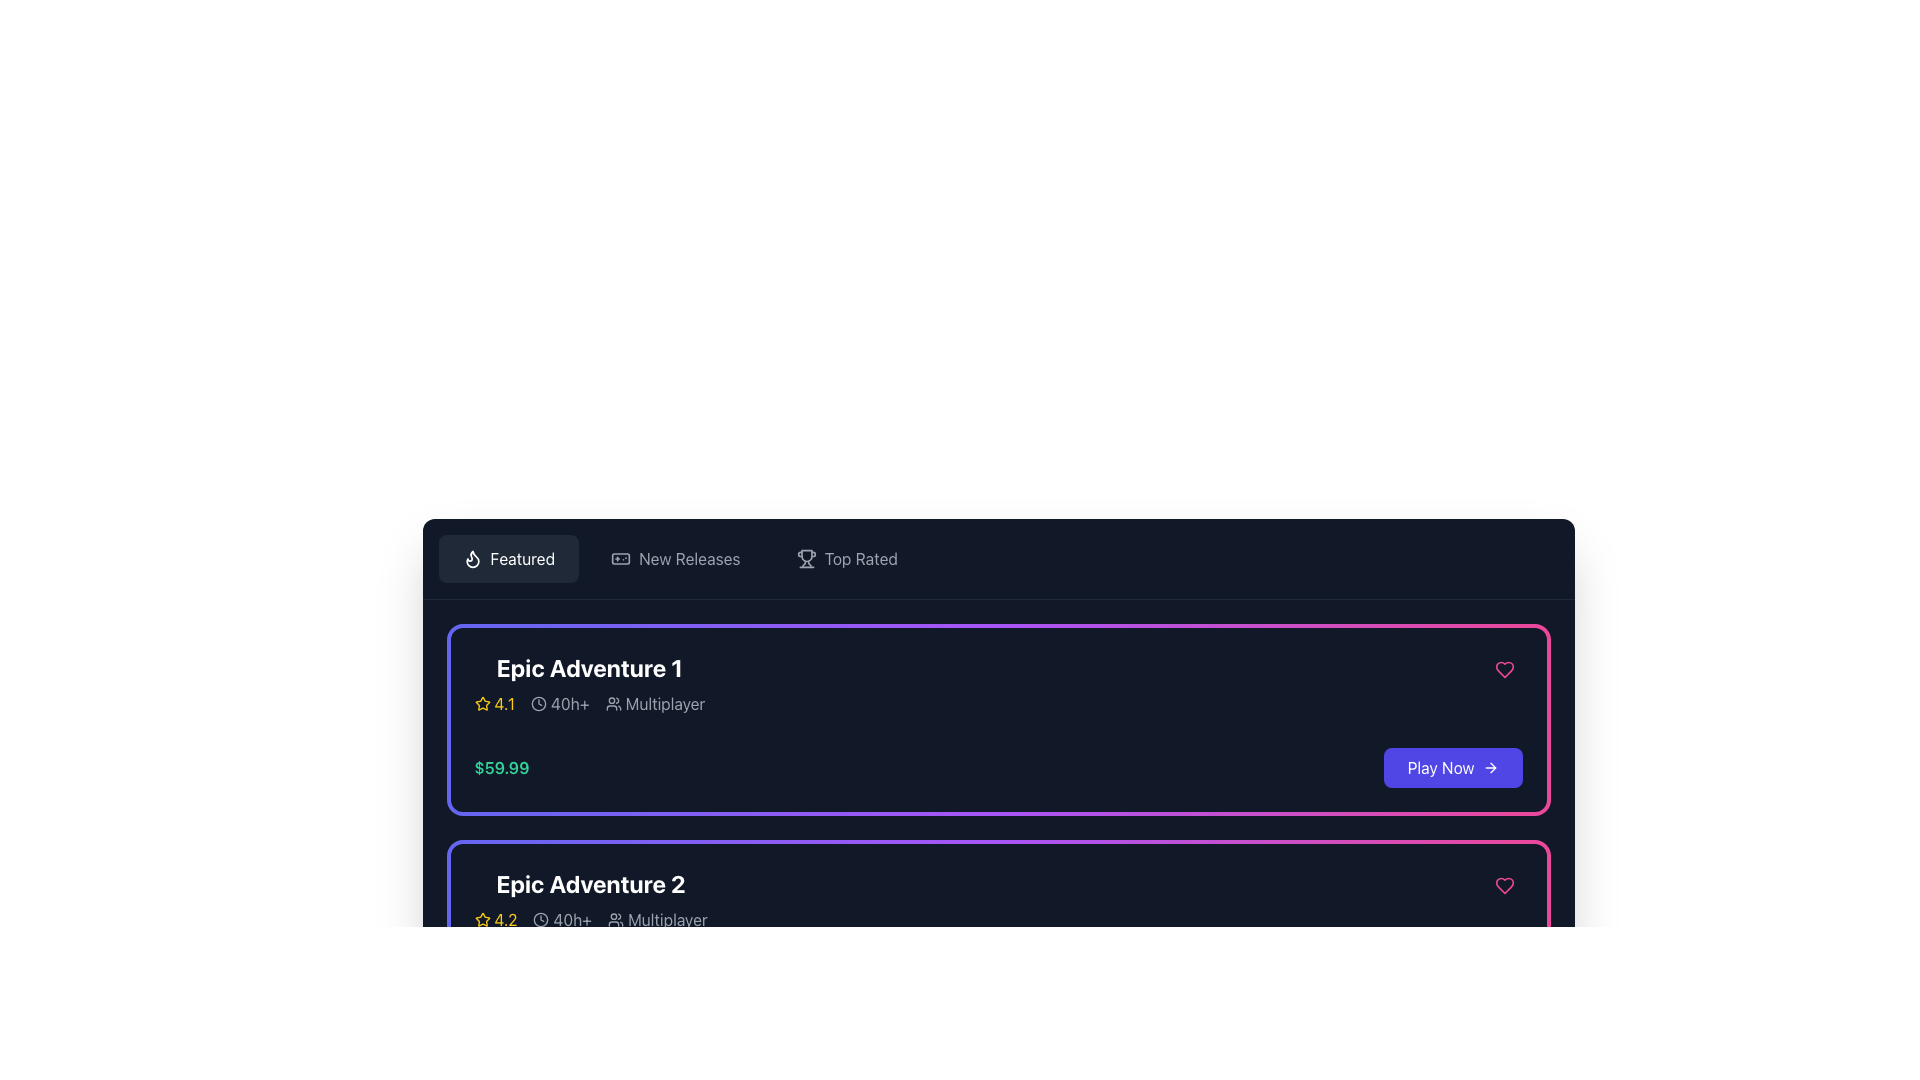  I want to click on the text label displaying the price '$59.99', styled in bold emerald green, located in the section for 'Epic Adventure 1', so click(501, 766).